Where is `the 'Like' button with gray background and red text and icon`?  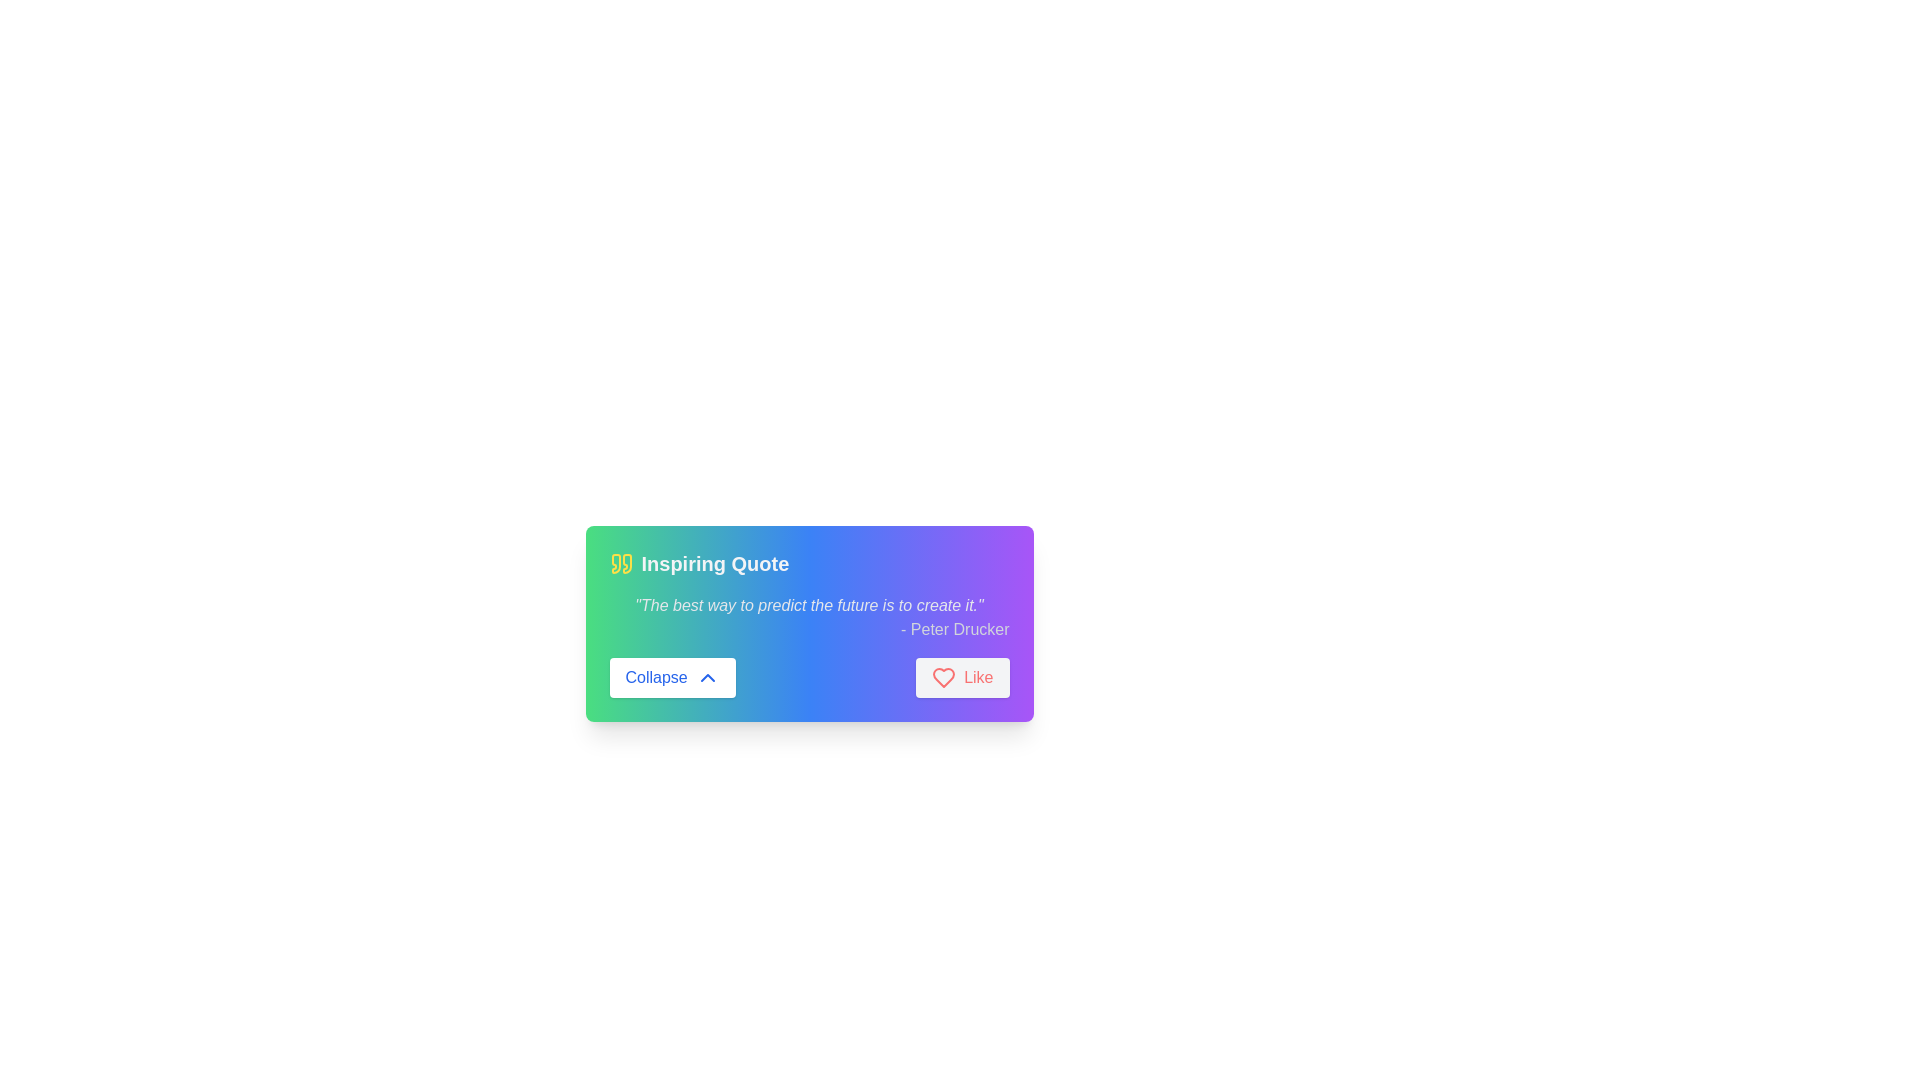 the 'Like' button with gray background and red text and icon is located at coordinates (962, 677).